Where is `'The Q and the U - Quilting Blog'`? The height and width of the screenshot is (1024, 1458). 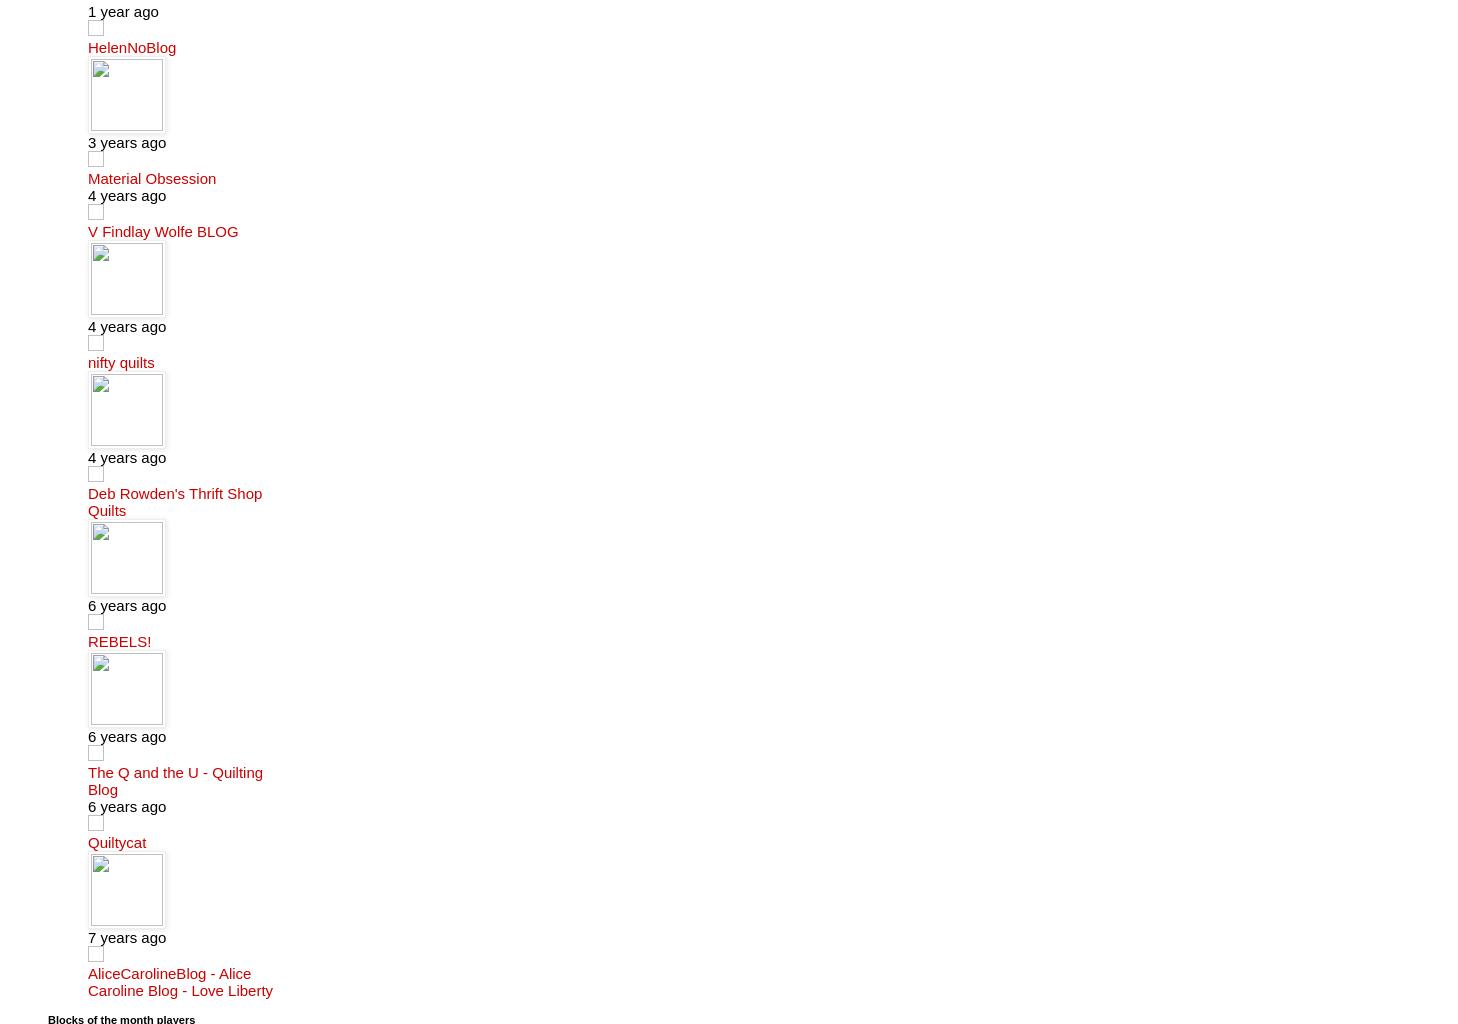
'The Q and the U - Quilting Blog' is located at coordinates (174, 779).